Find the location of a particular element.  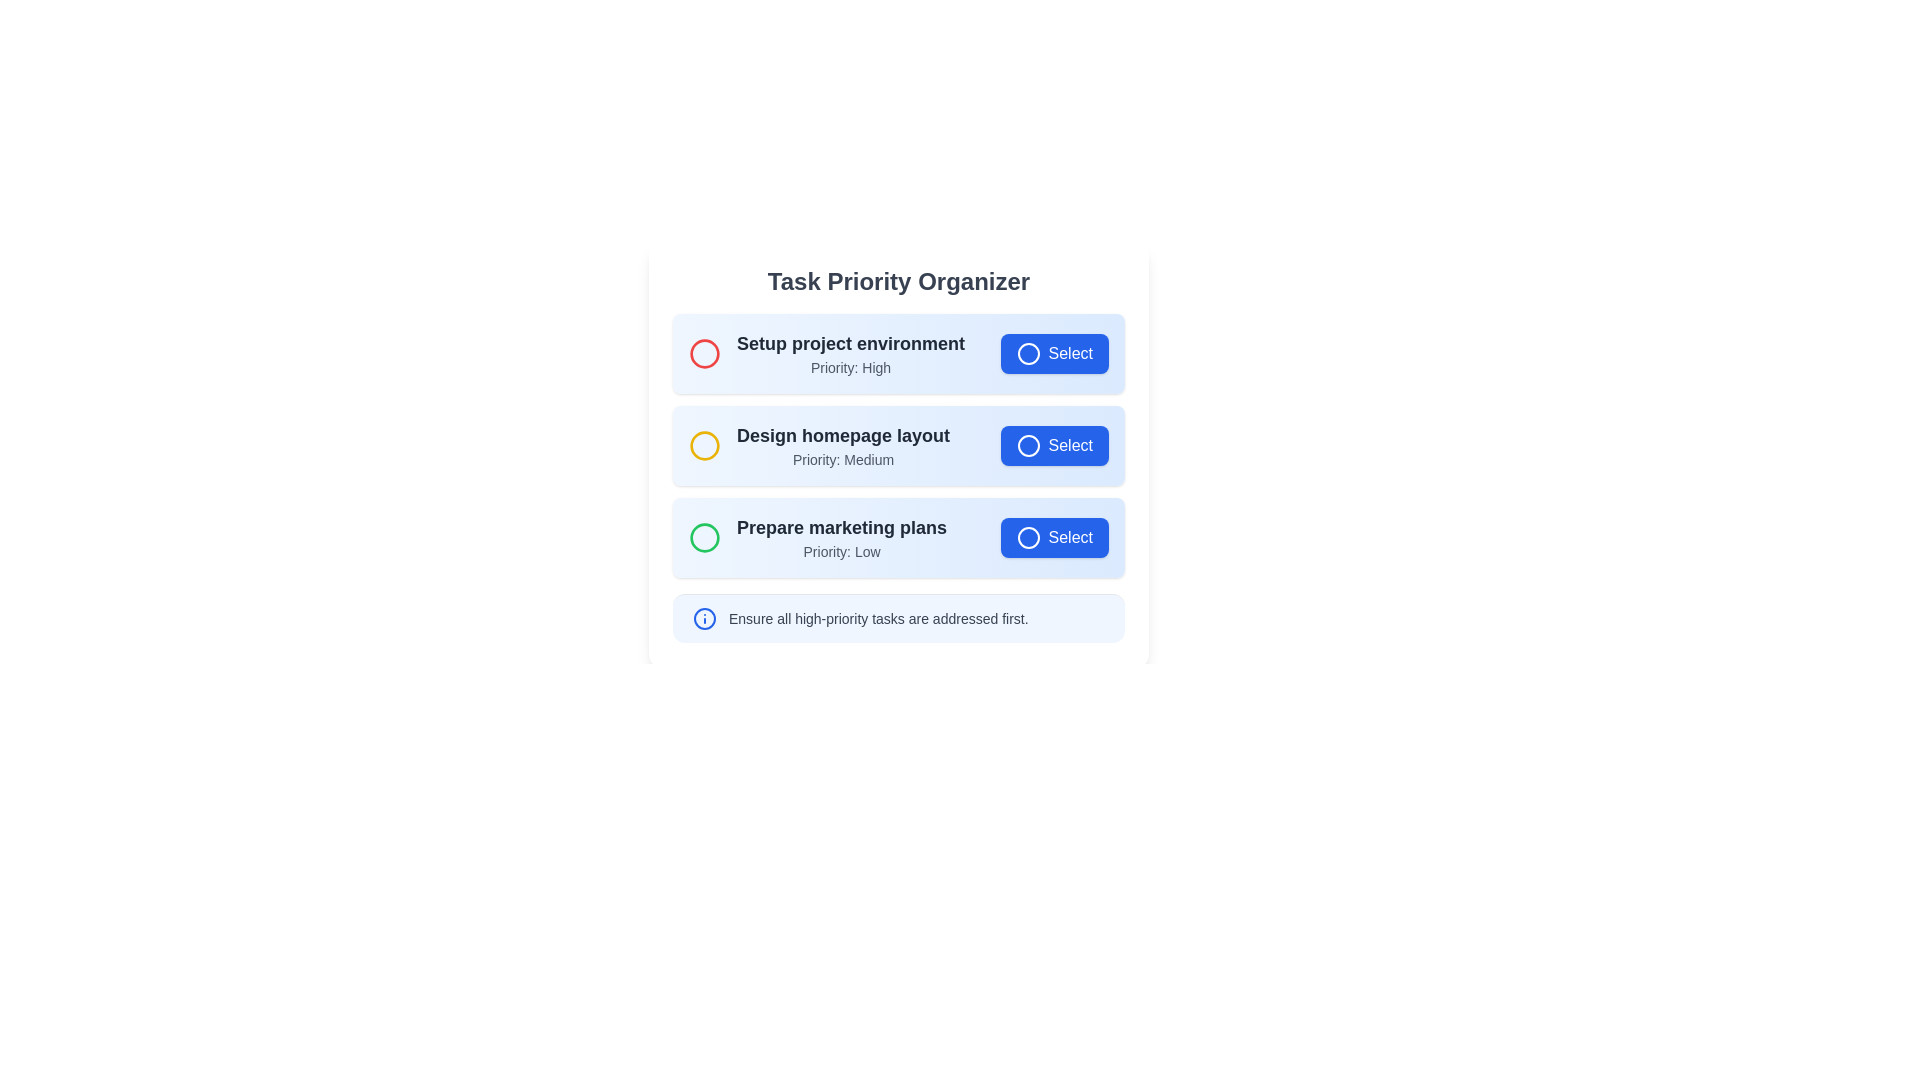

information provided in the informational message box located at the bottom of the 'Task Priority Organizer', which is the last element within the grouped content is located at coordinates (897, 617).